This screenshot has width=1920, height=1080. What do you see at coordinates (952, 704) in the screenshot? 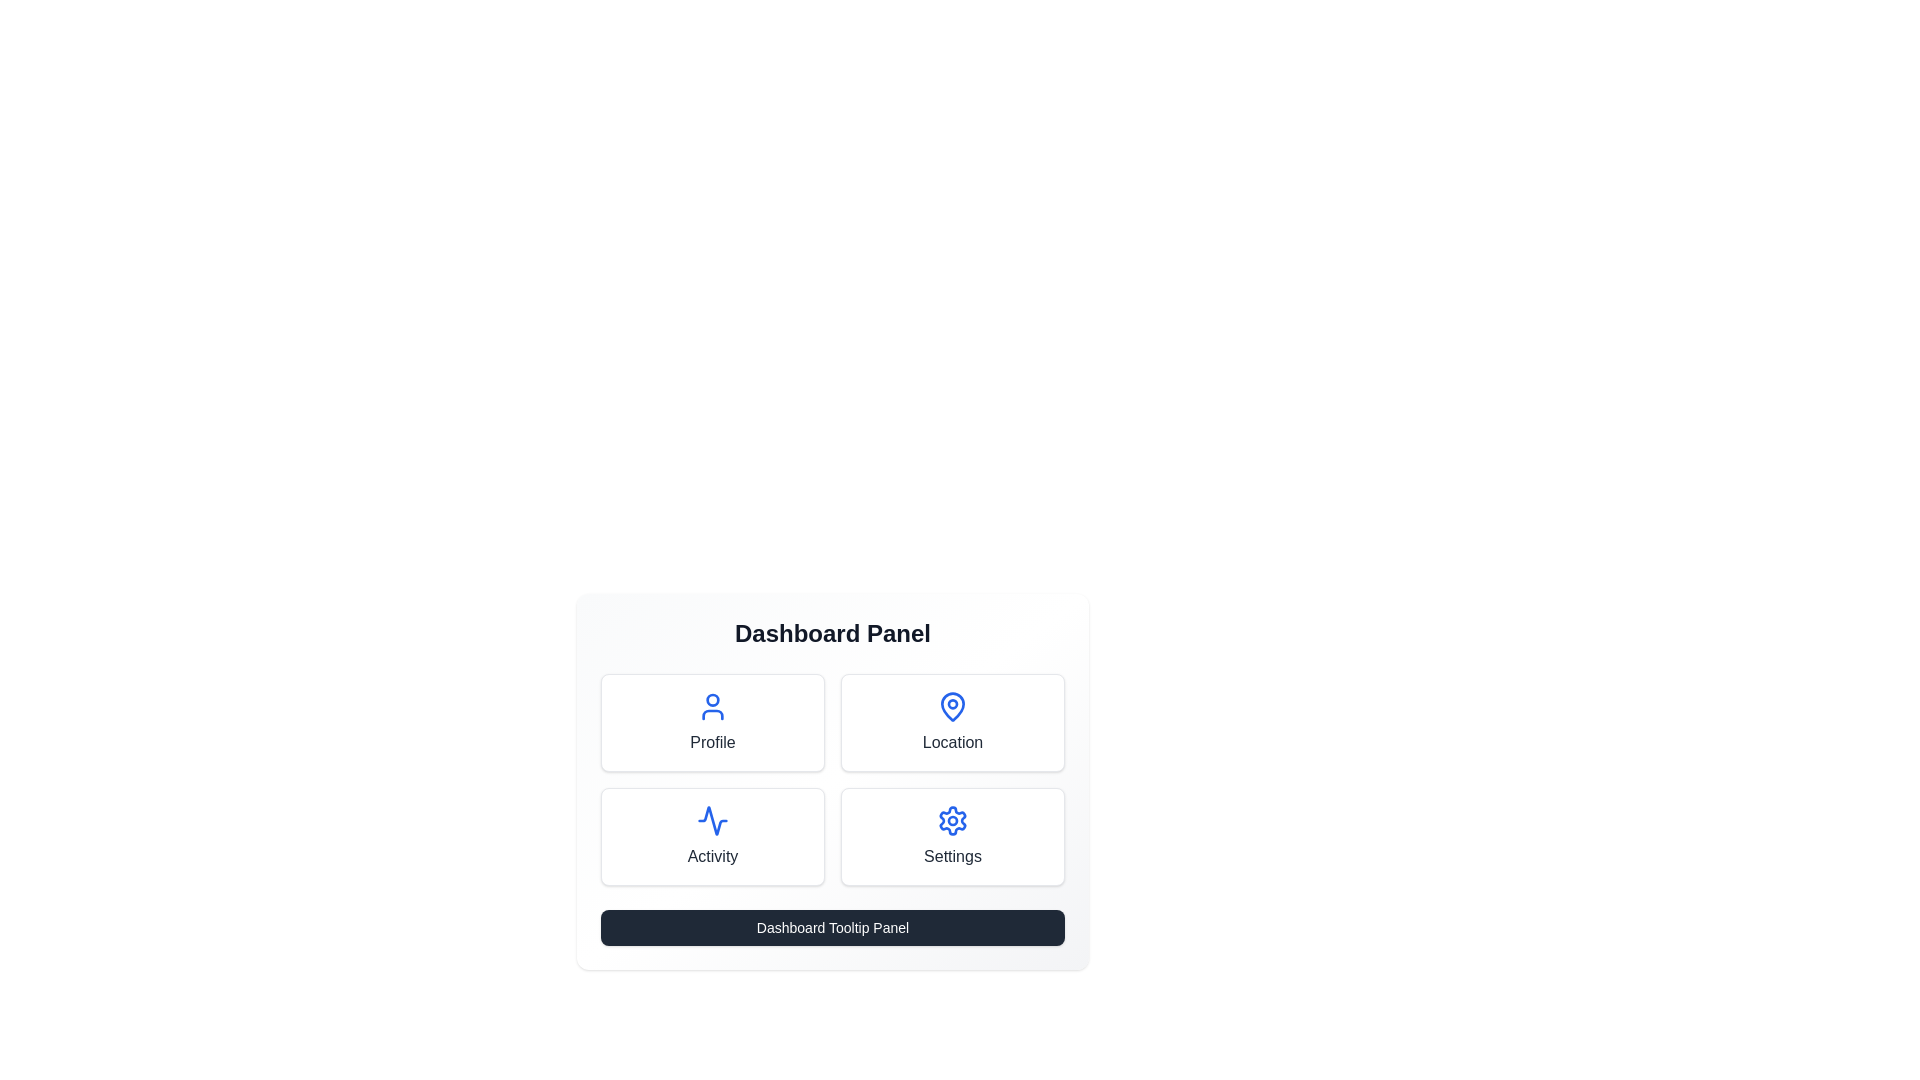
I see `the 'Location' icon located in the middle-right of the 'Dashboard Panel', which is situated above the label 'Location'` at bounding box center [952, 704].